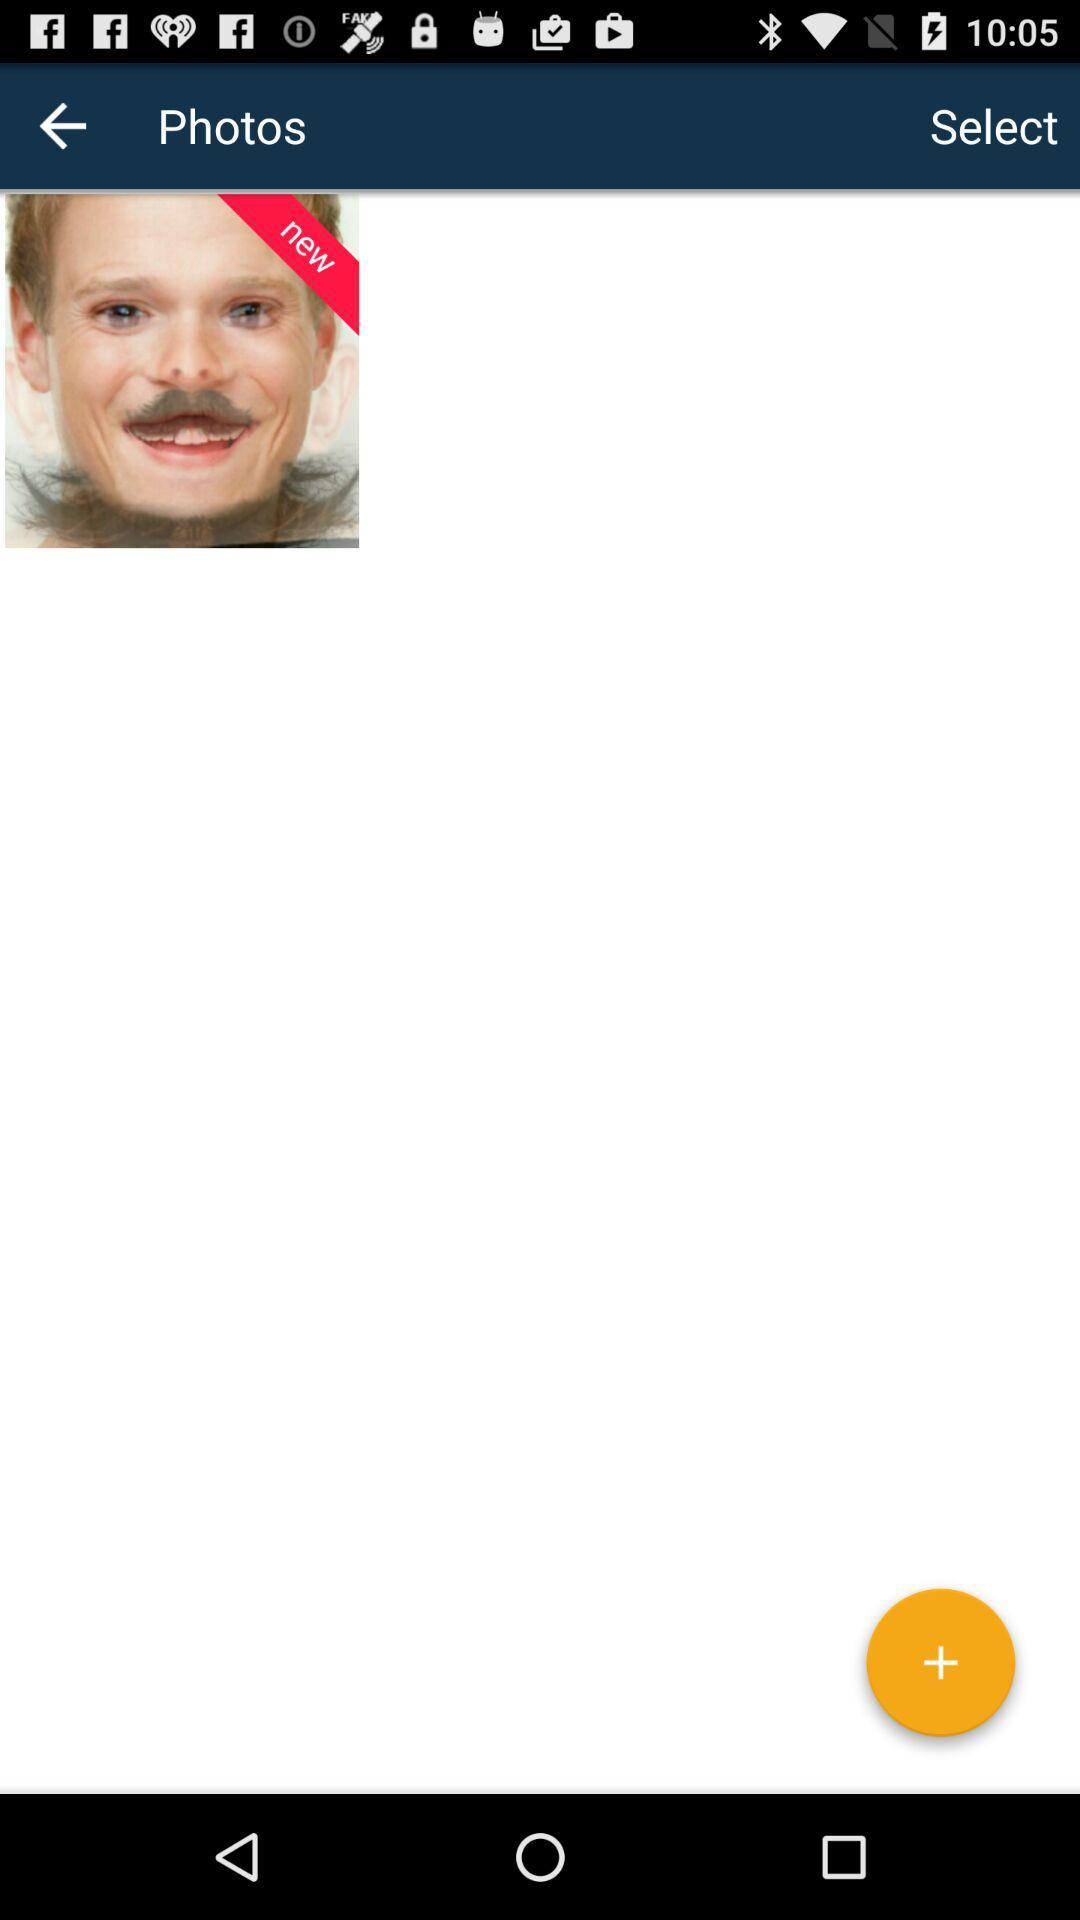 This screenshot has width=1080, height=1920. I want to click on the add icon, so click(940, 1787).